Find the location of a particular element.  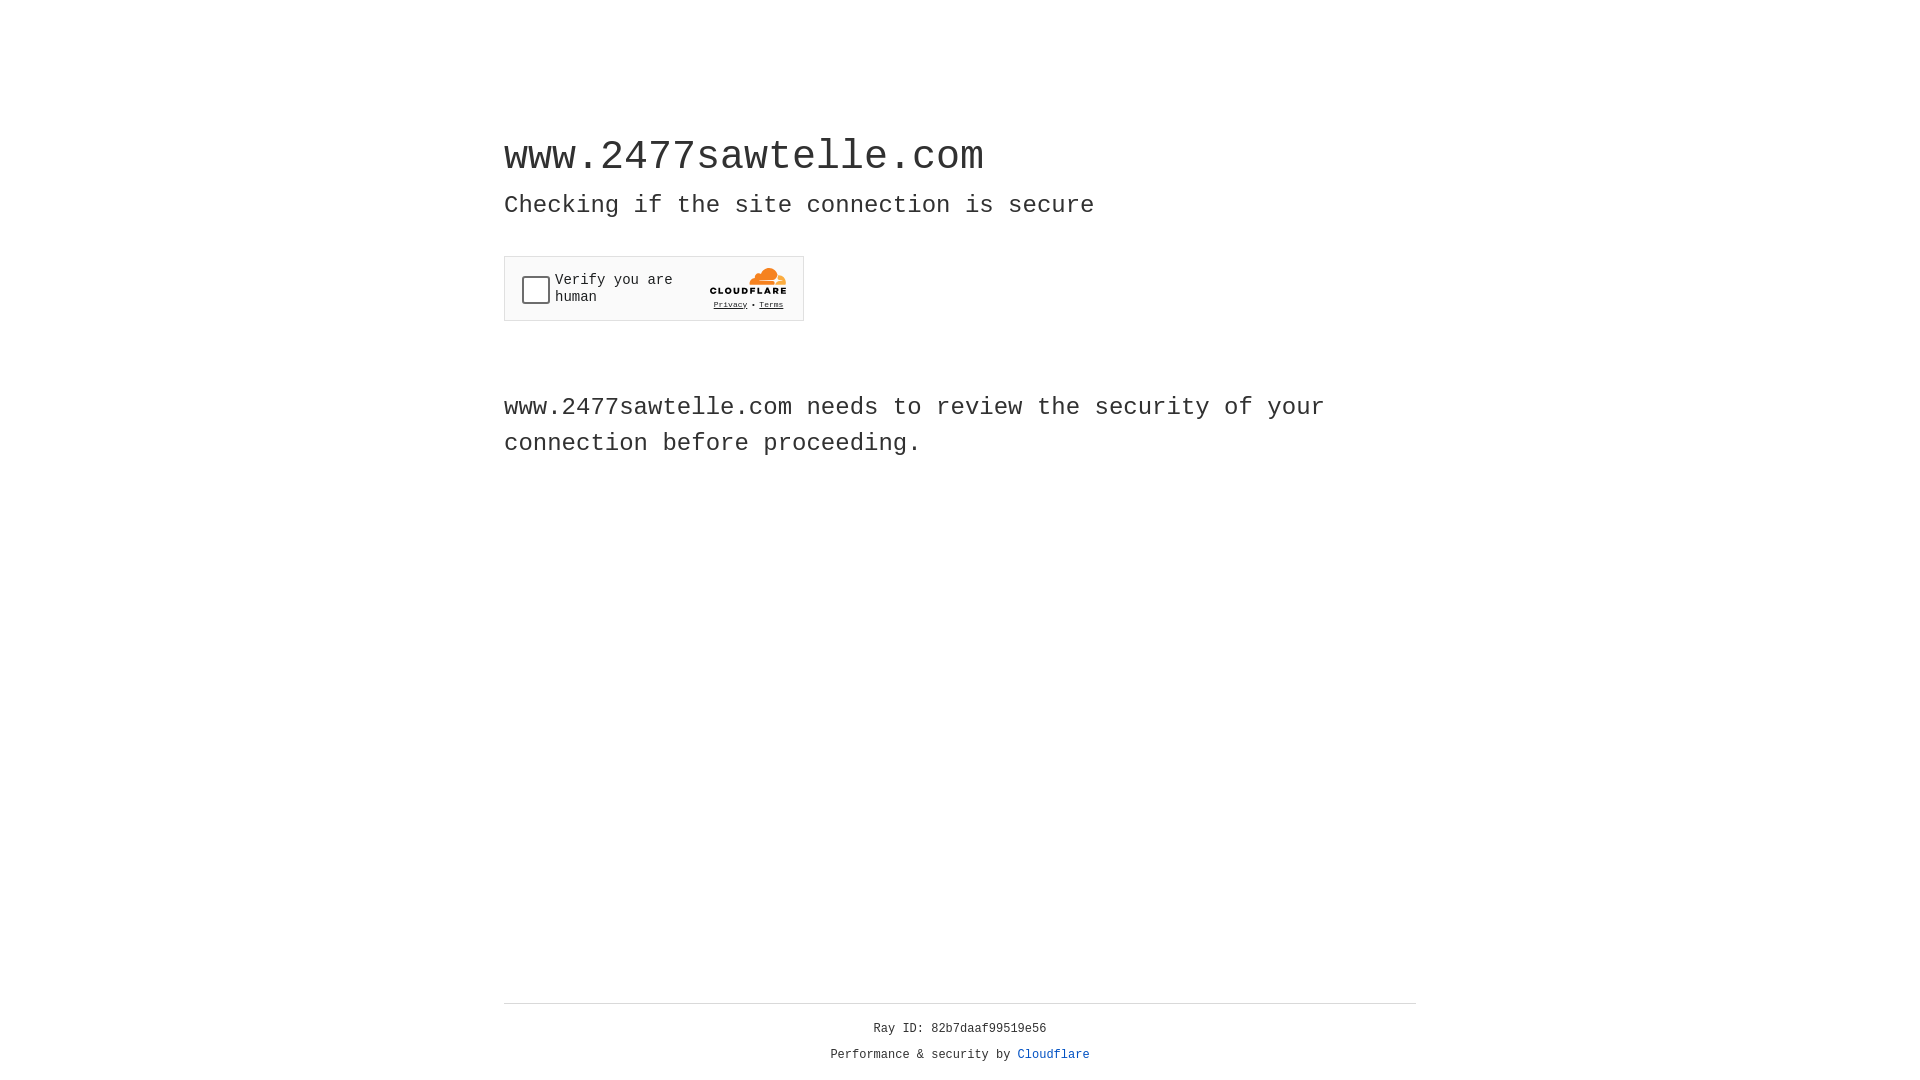

'Widget containing a Cloudflare security challenge' is located at coordinates (653, 288).